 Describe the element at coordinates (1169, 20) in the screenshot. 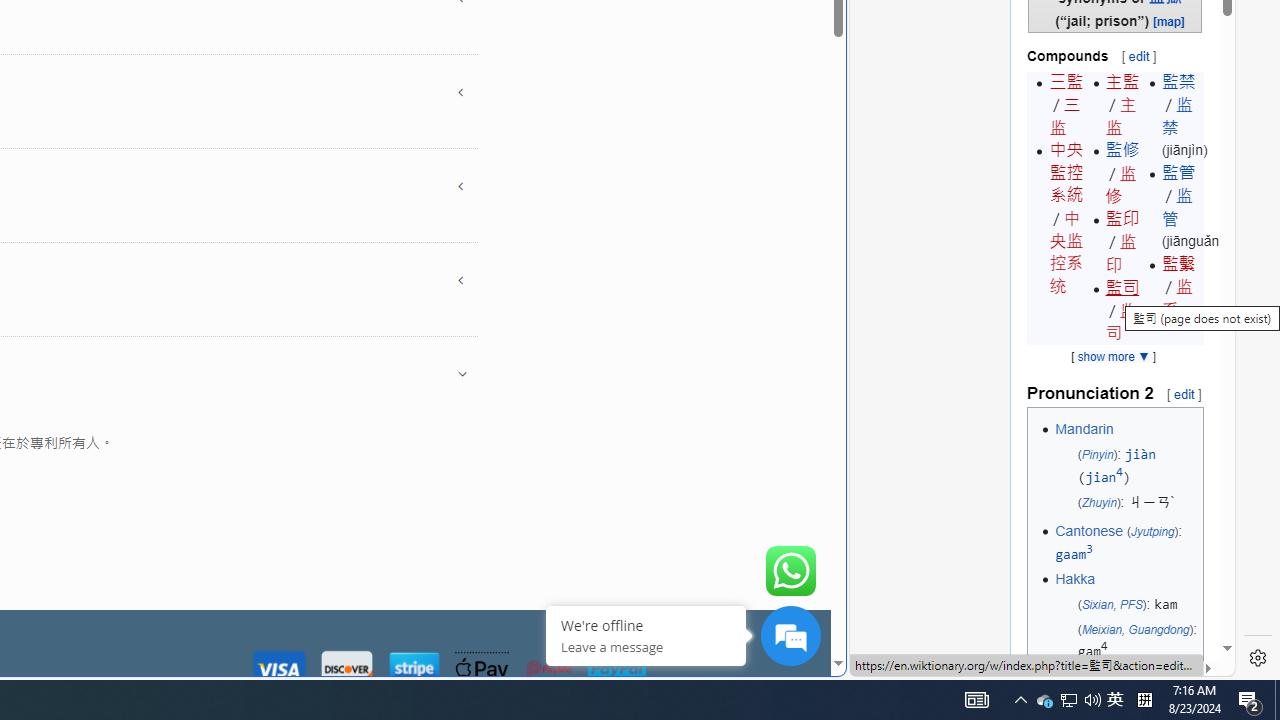

I see `'[map]'` at that location.